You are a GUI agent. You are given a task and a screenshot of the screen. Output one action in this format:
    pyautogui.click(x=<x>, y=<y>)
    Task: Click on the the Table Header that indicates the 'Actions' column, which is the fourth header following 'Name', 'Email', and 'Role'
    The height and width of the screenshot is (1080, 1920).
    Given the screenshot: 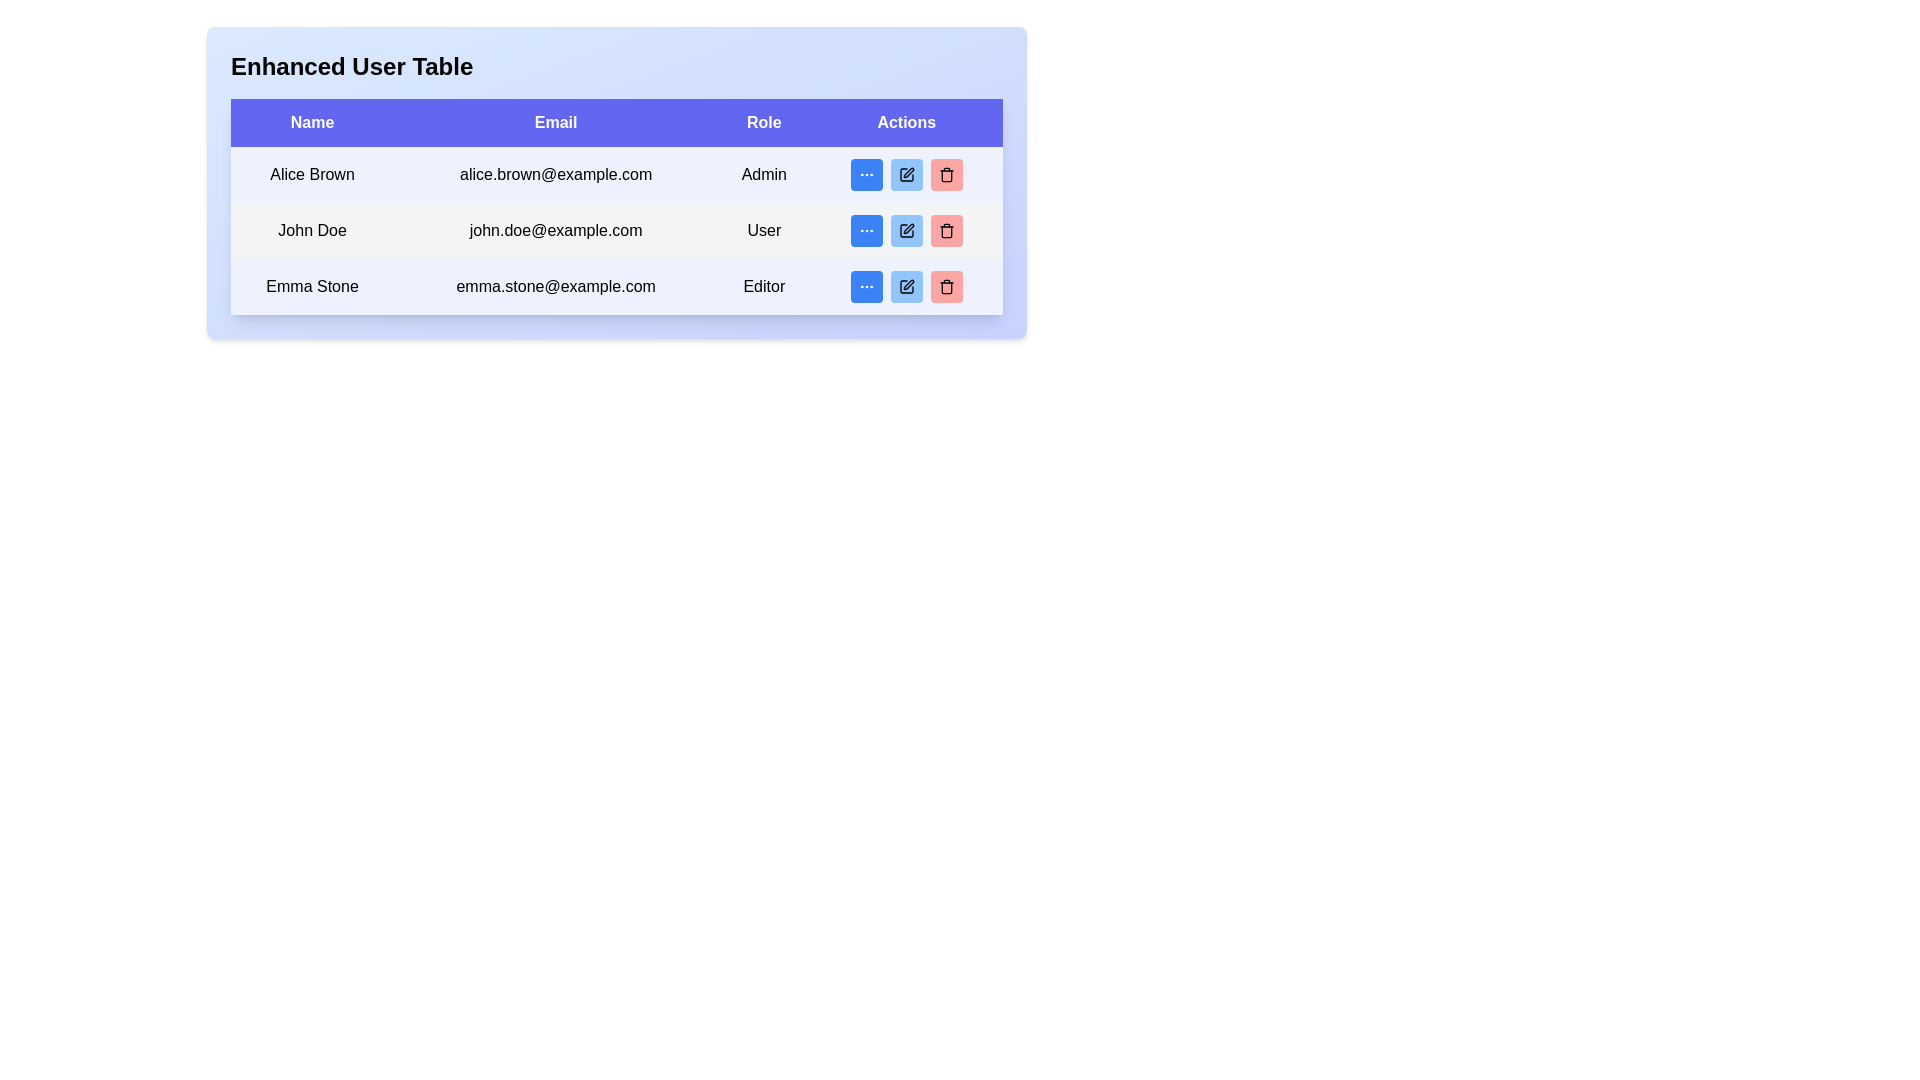 What is the action you would take?
    pyautogui.click(x=905, y=123)
    